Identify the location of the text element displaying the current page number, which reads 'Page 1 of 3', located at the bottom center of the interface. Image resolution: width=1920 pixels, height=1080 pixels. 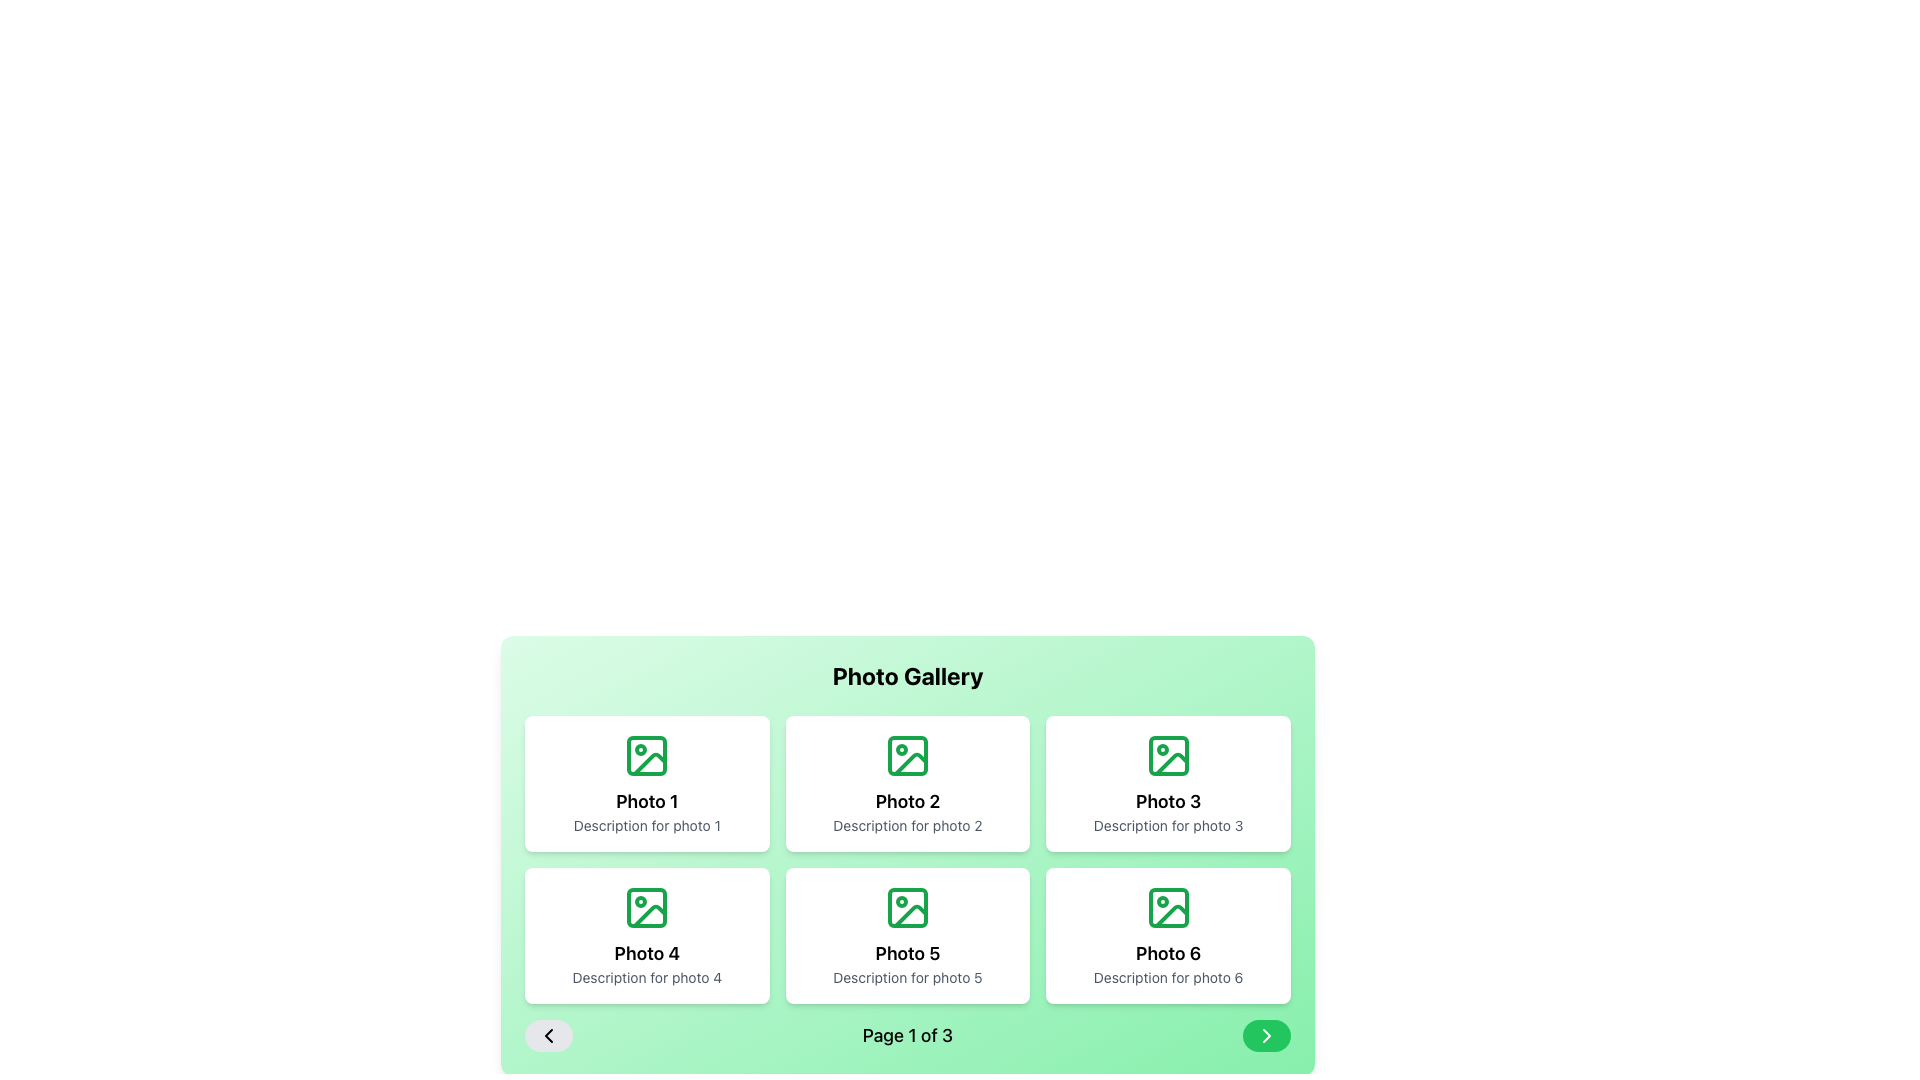
(906, 1035).